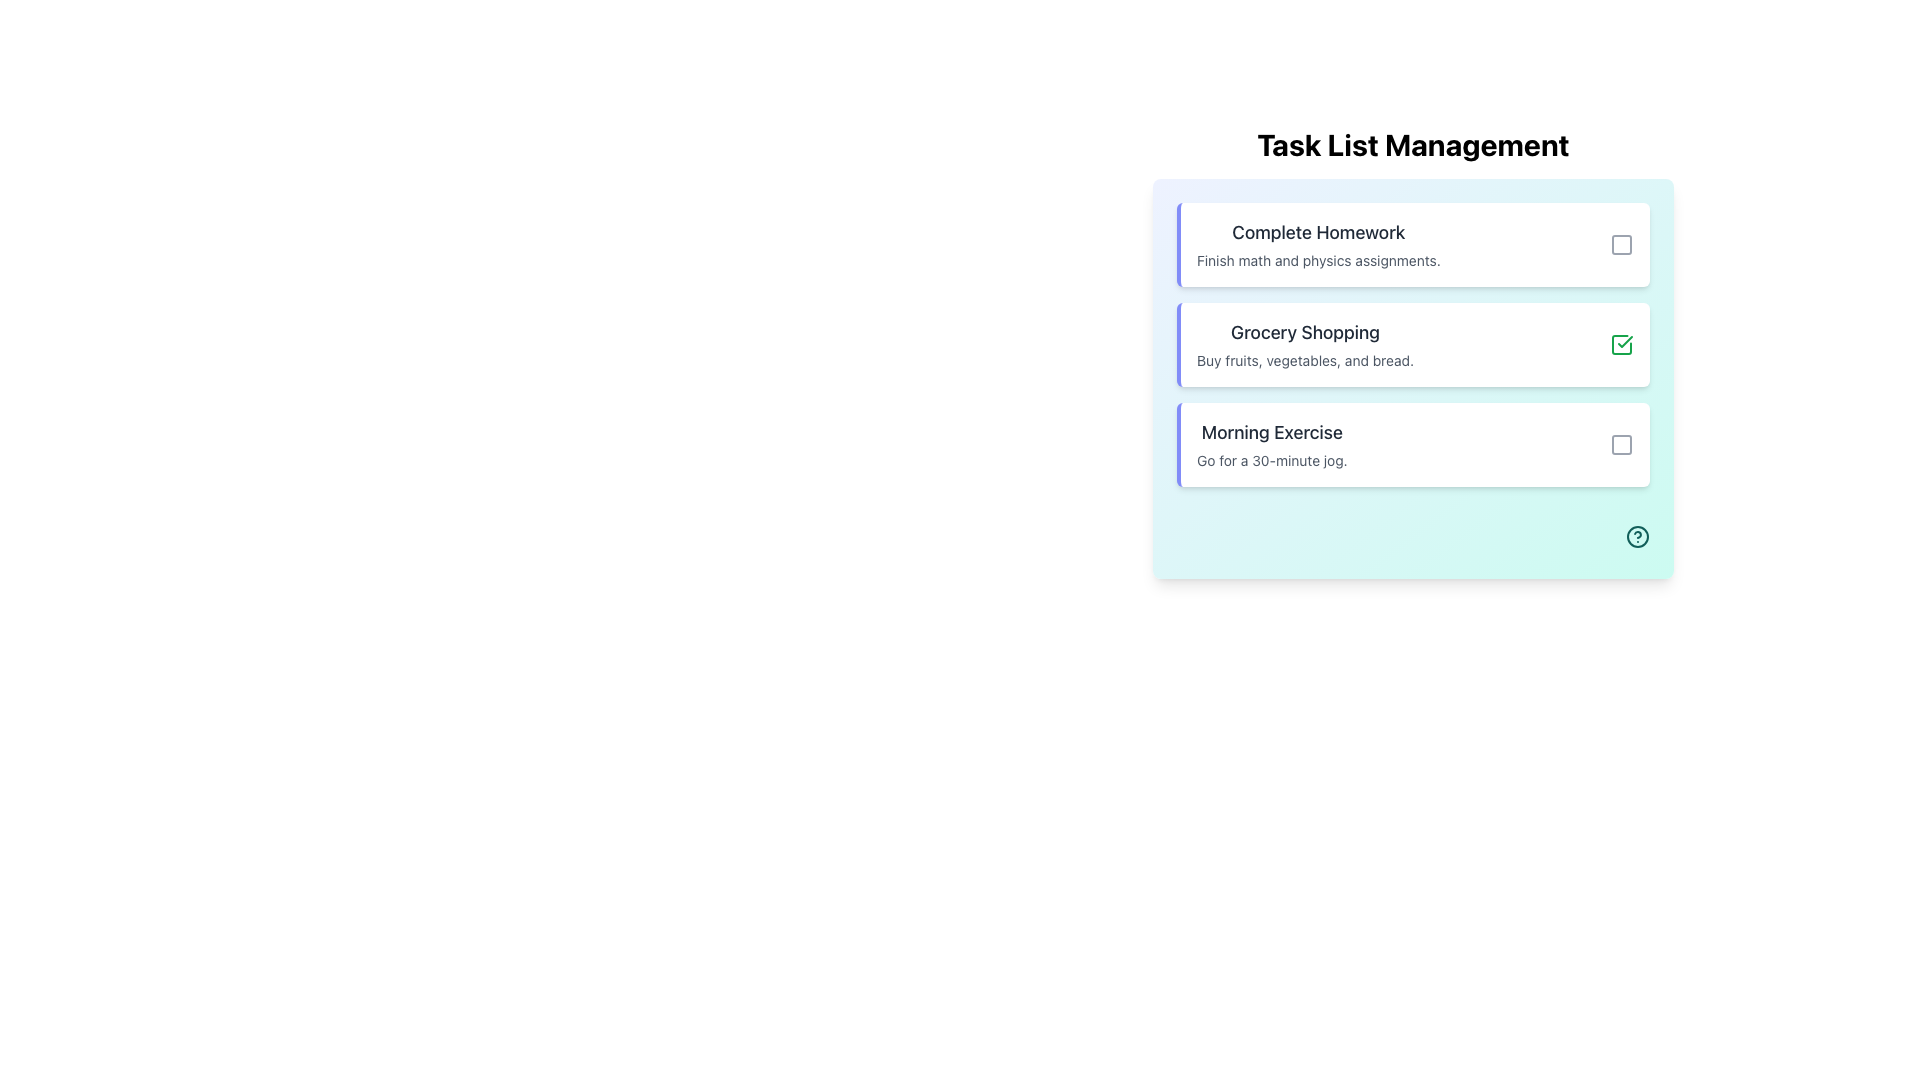 This screenshot has height=1080, width=1920. Describe the element at coordinates (1412, 378) in the screenshot. I see `the checkbox in the 'Grocery Shopping' task card to mark it as completed` at that location.